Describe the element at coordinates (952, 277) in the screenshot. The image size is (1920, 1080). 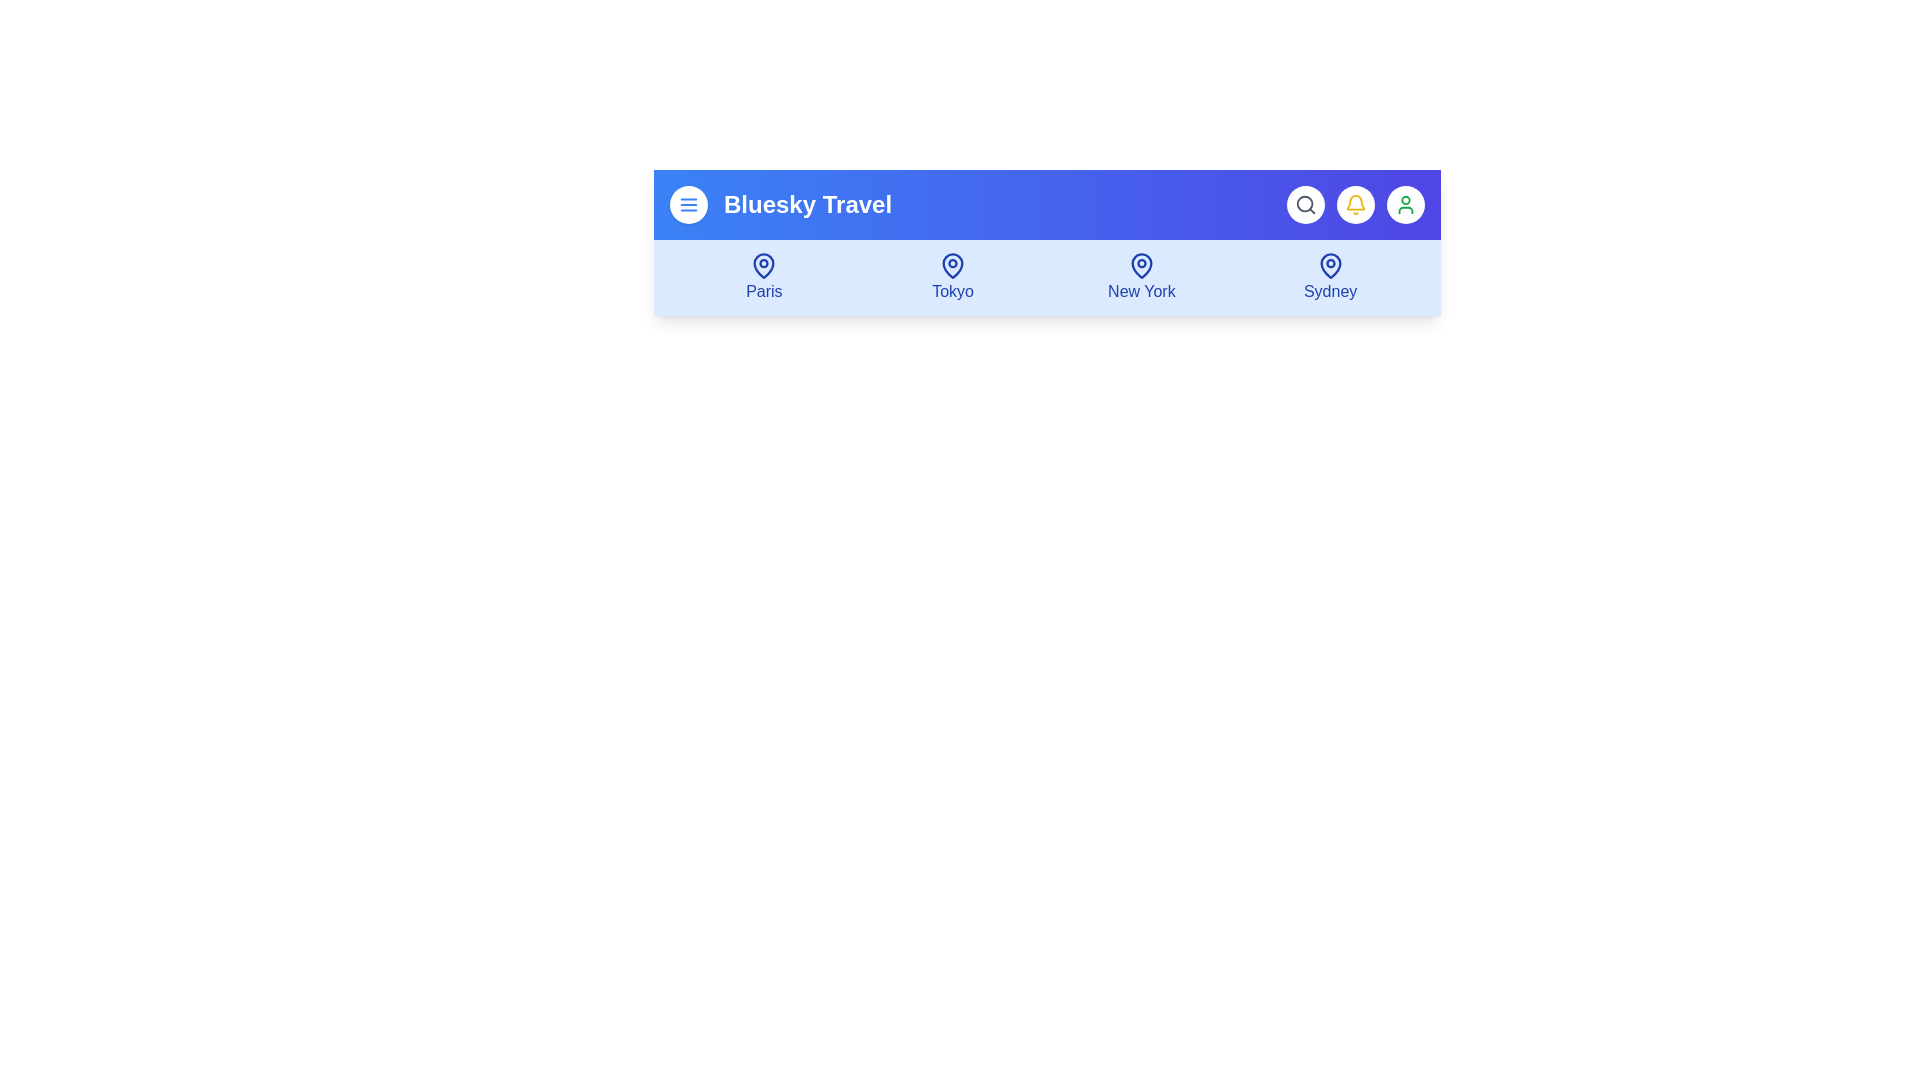
I see `the destination item Tokyo` at that location.